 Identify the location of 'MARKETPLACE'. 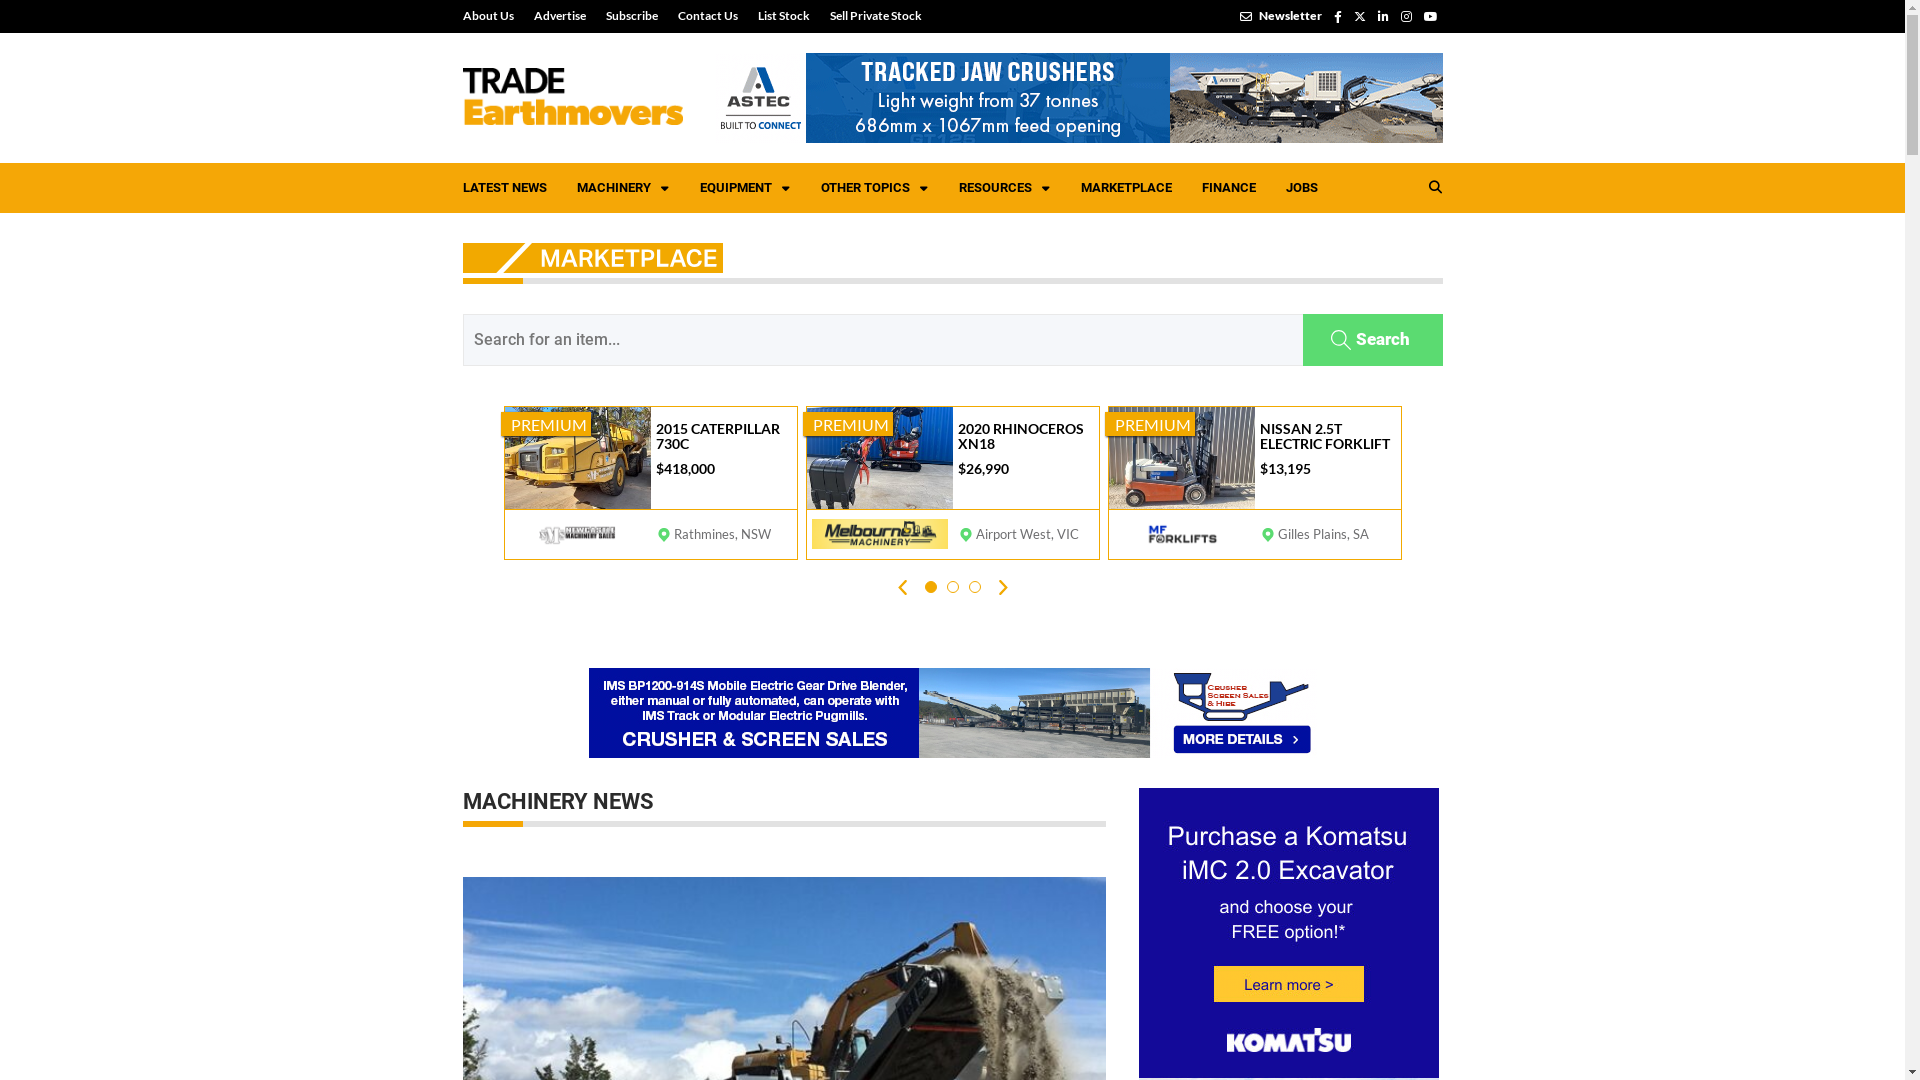
(1064, 188).